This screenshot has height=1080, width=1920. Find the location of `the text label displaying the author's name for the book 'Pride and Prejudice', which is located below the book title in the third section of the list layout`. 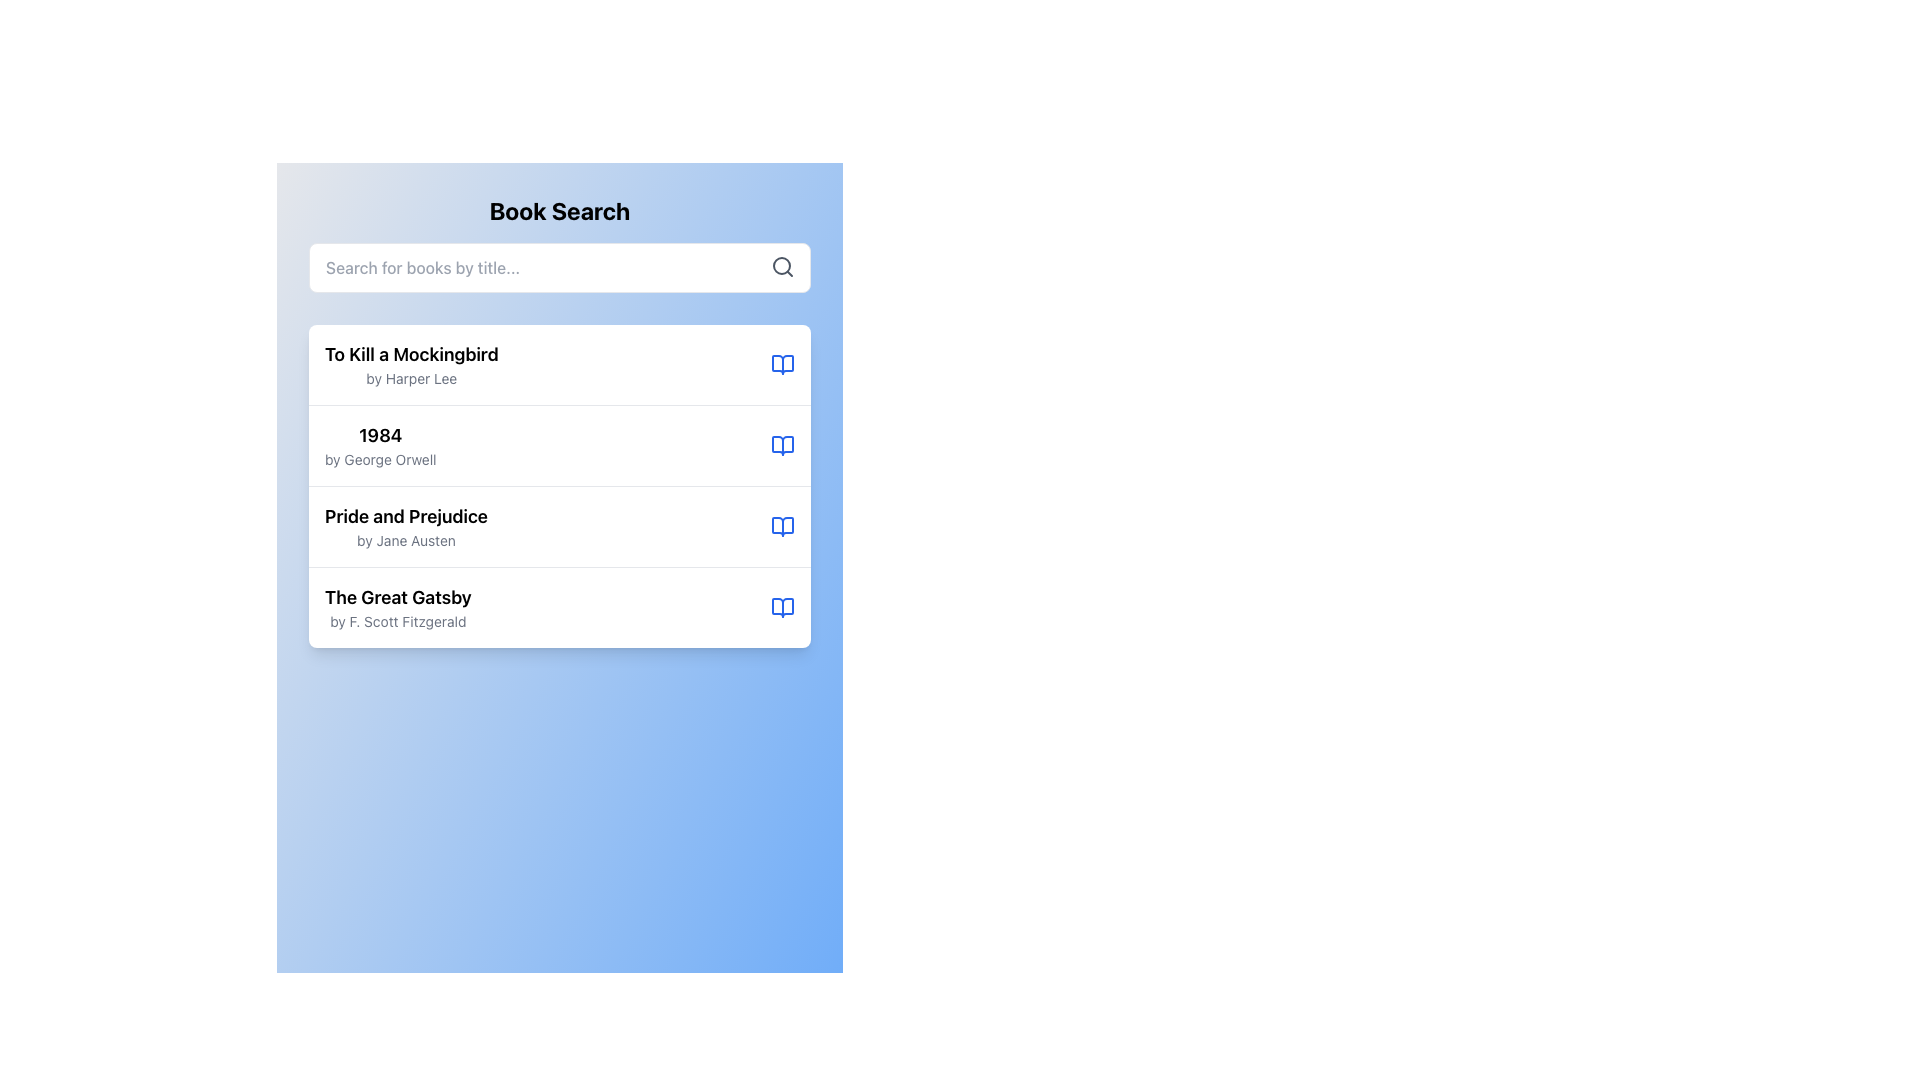

the text label displaying the author's name for the book 'Pride and Prejudice', which is located below the book title in the third section of the list layout is located at coordinates (405, 540).